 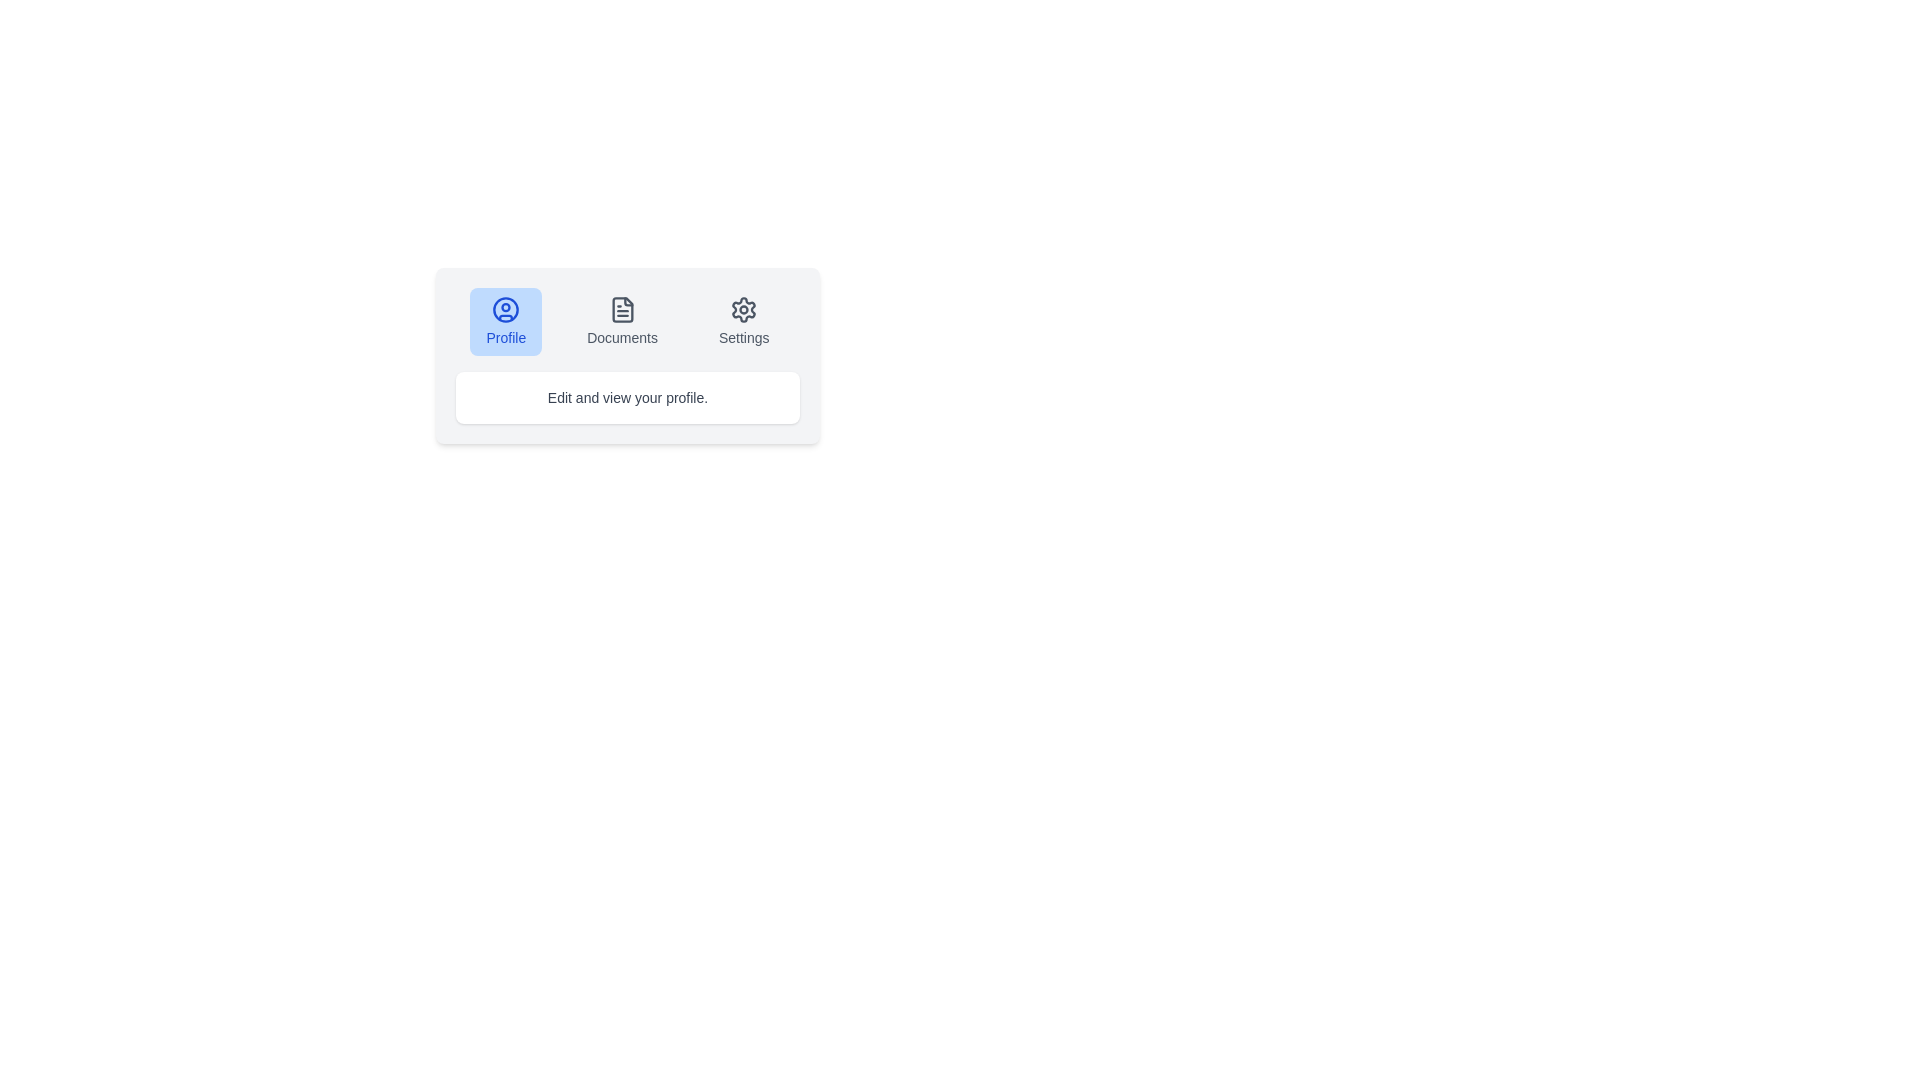 What do you see at coordinates (621, 309) in the screenshot?
I see `the document icon, which is a minimalist outlined vector design depicting a paper with a folded corner` at bounding box center [621, 309].